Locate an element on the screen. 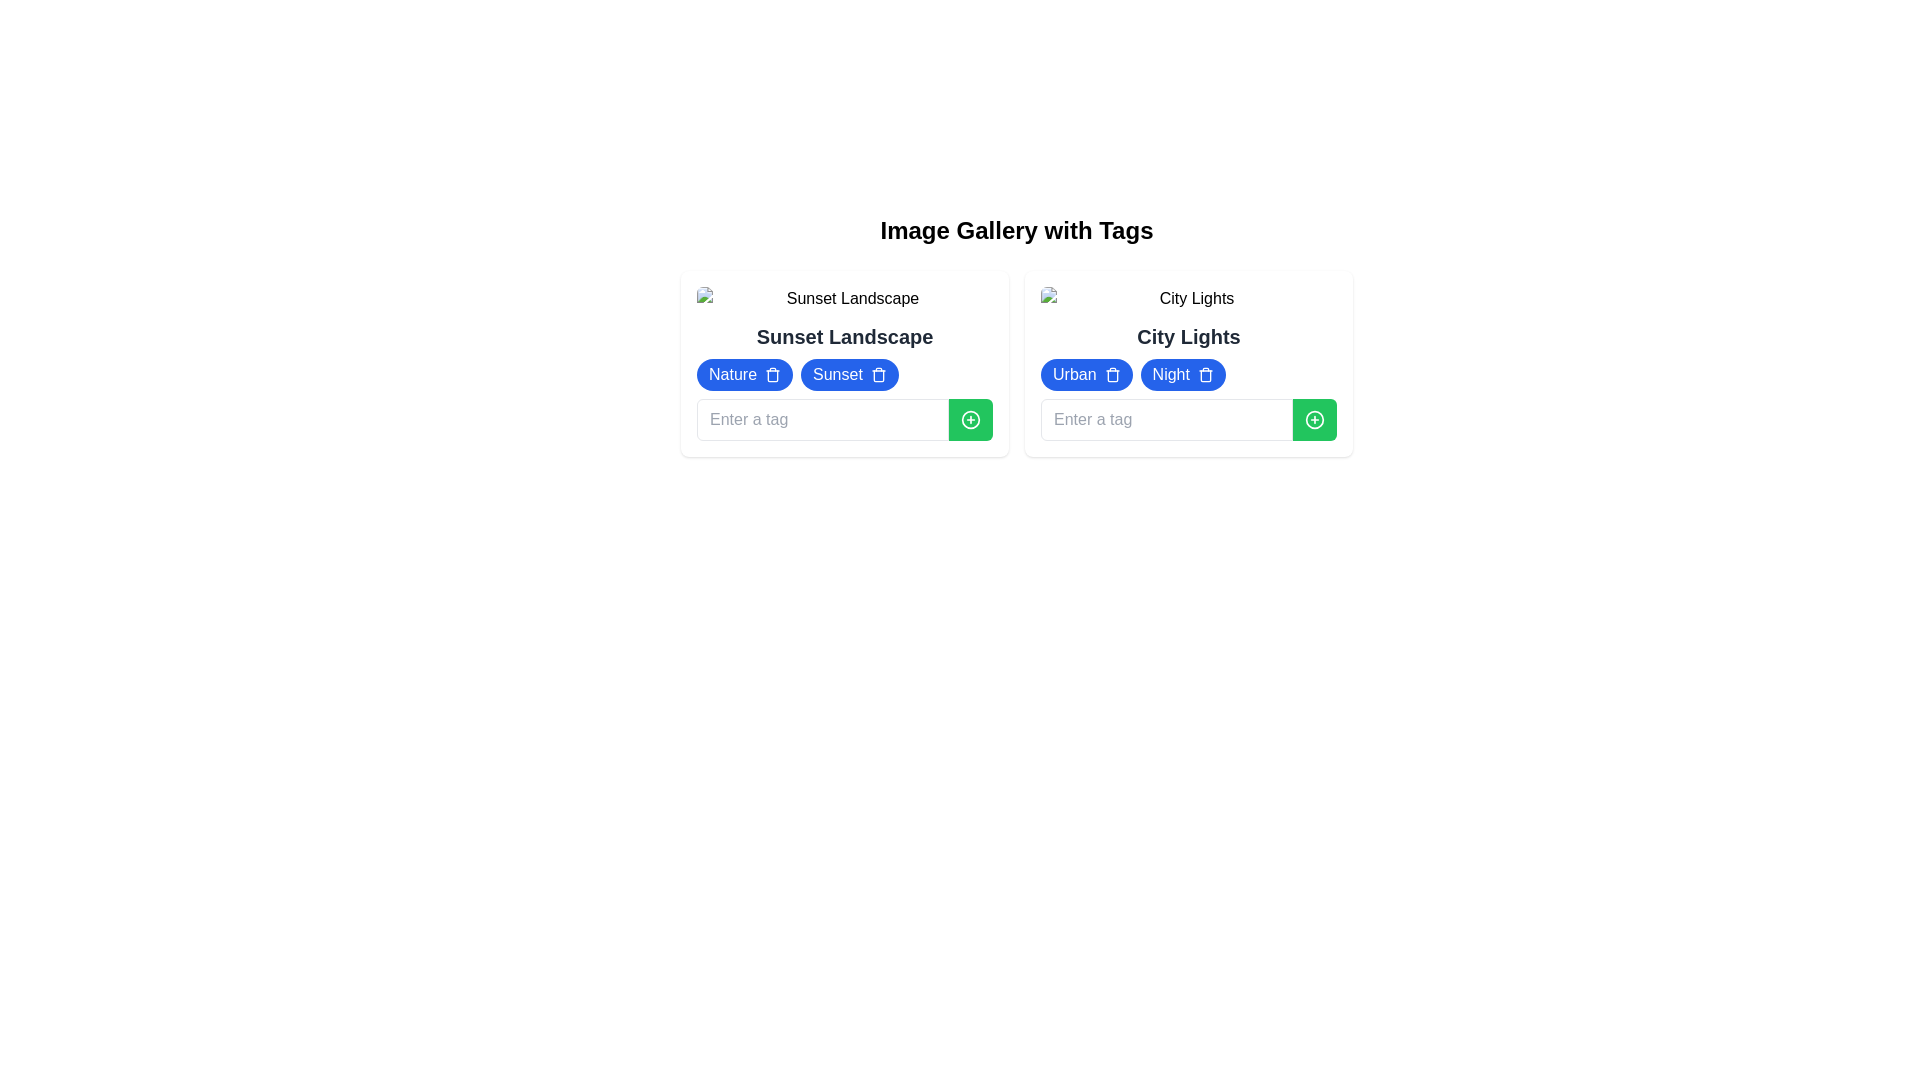  the green rounded button with a plus icon is located at coordinates (970, 419).